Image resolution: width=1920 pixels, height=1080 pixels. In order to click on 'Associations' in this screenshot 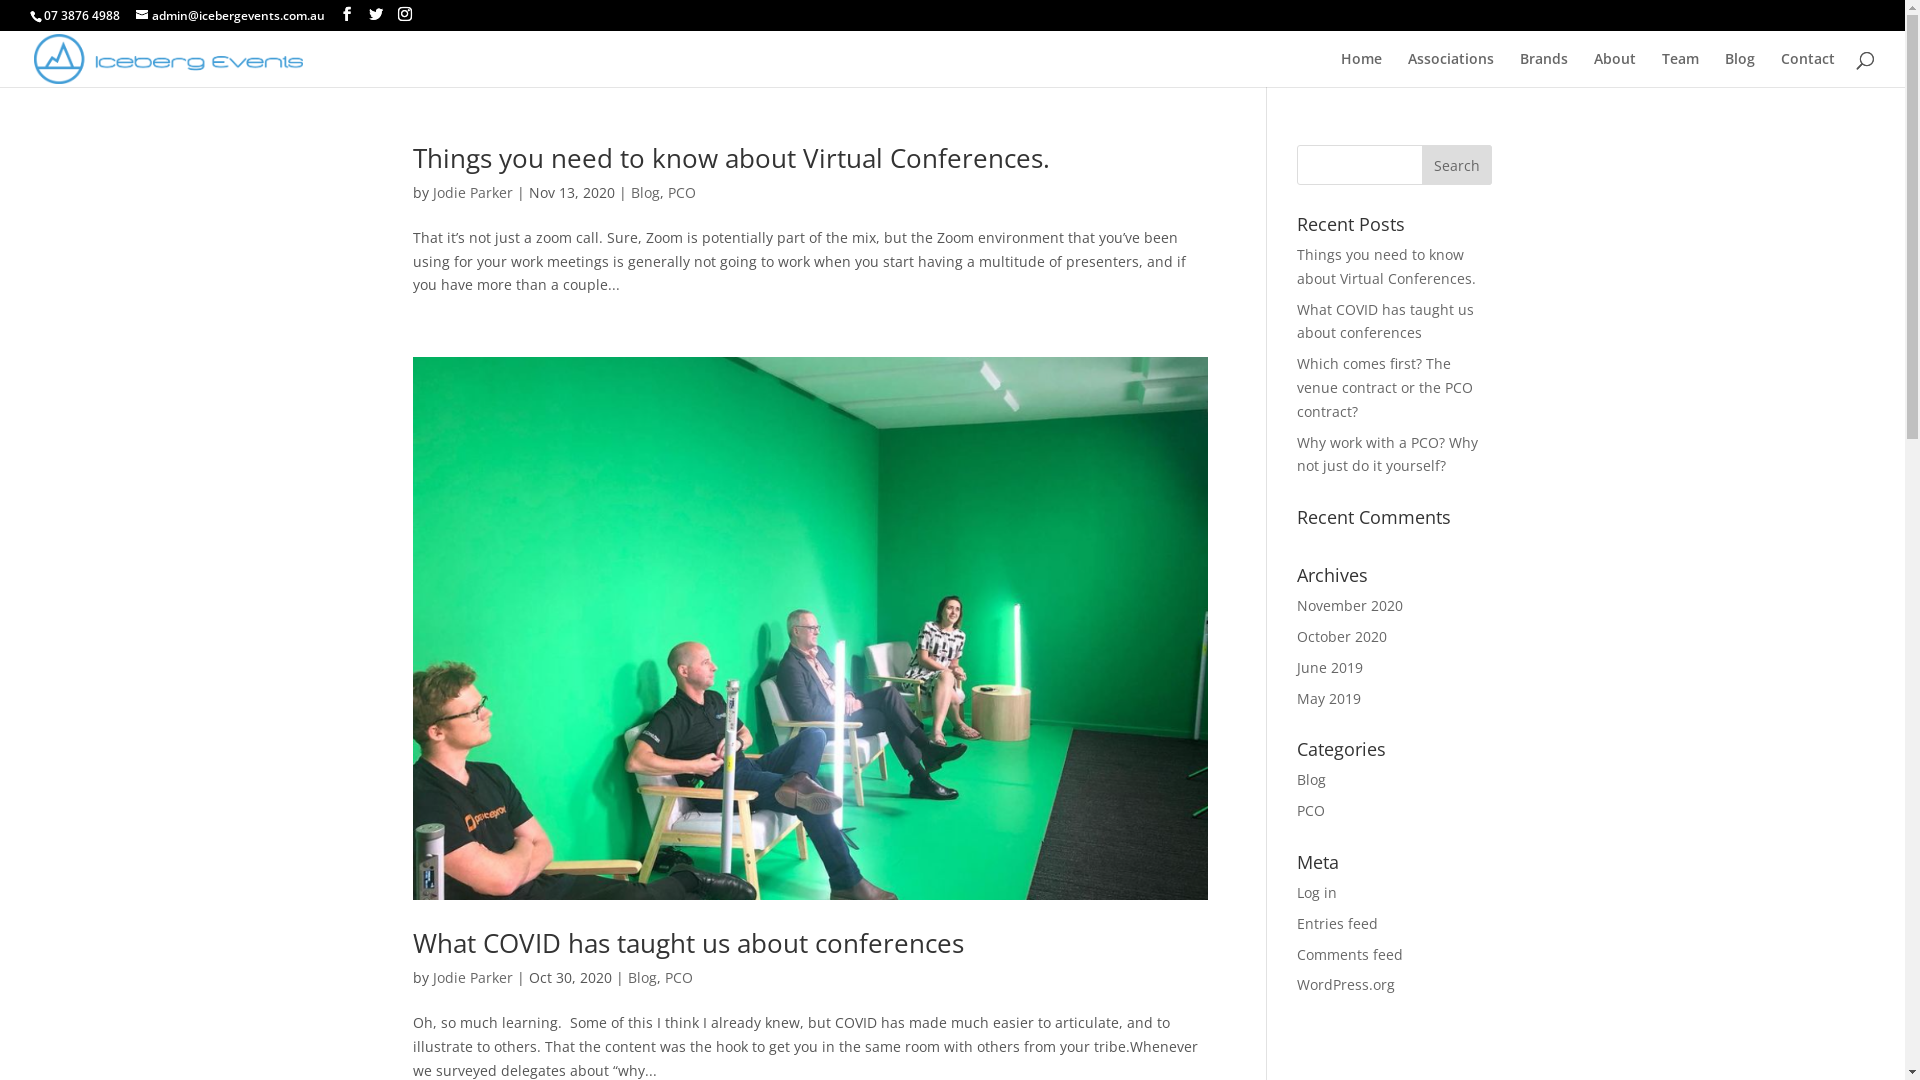, I will do `click(1450, 68)`.